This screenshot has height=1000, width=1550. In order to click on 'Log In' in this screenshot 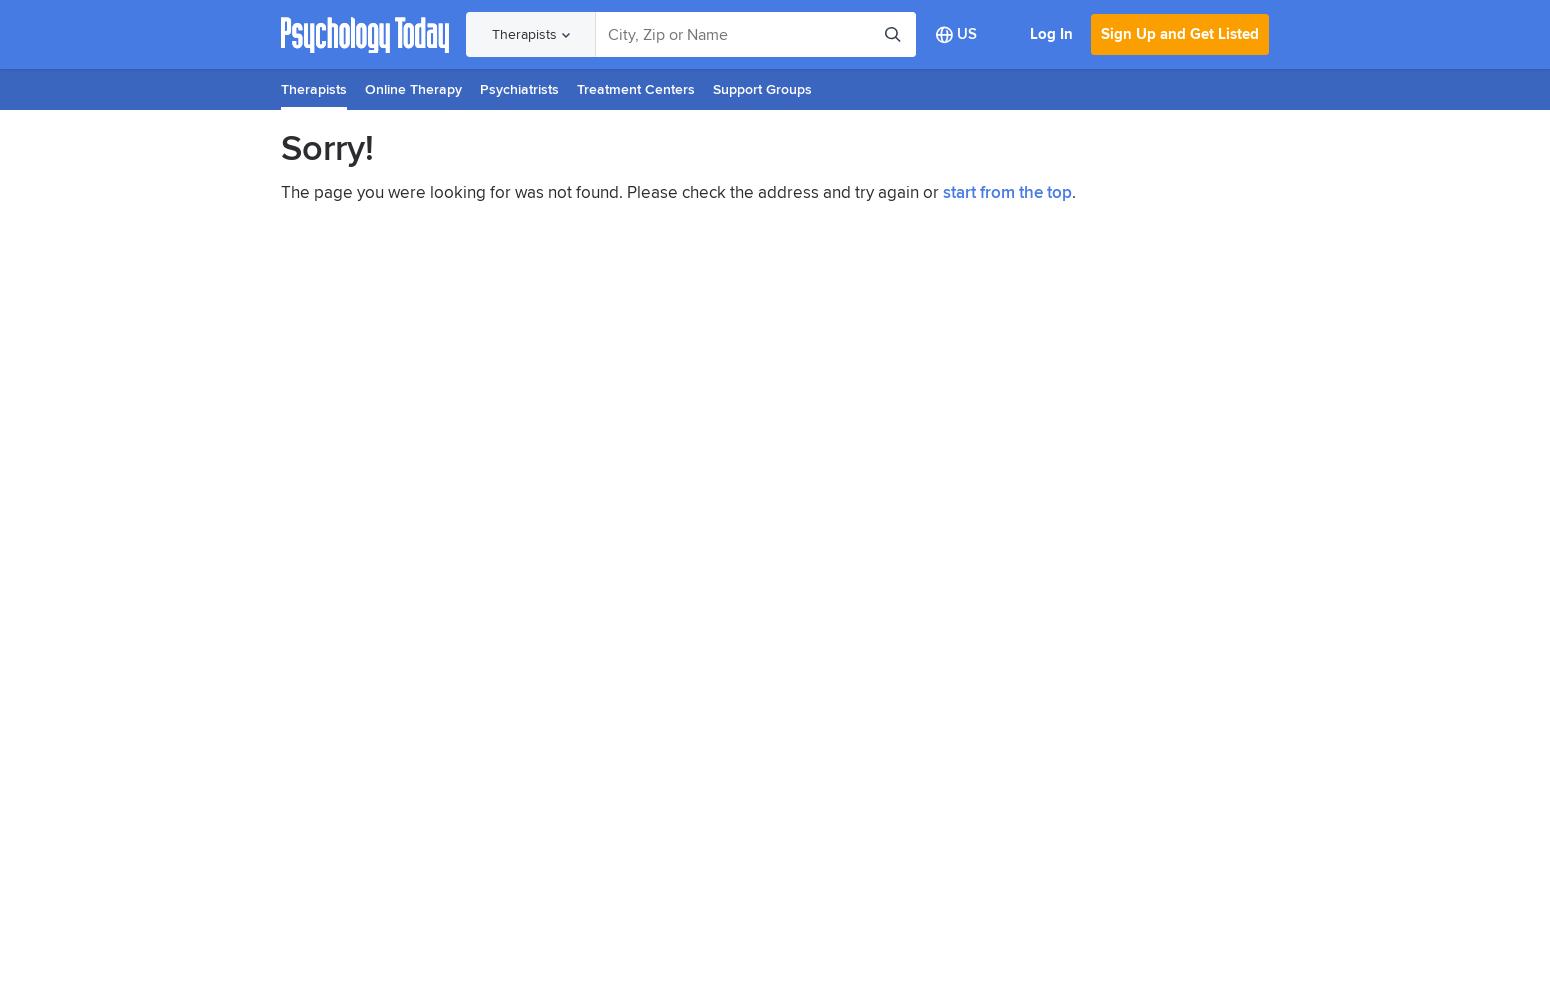, I will do `click(1051, 34)`.